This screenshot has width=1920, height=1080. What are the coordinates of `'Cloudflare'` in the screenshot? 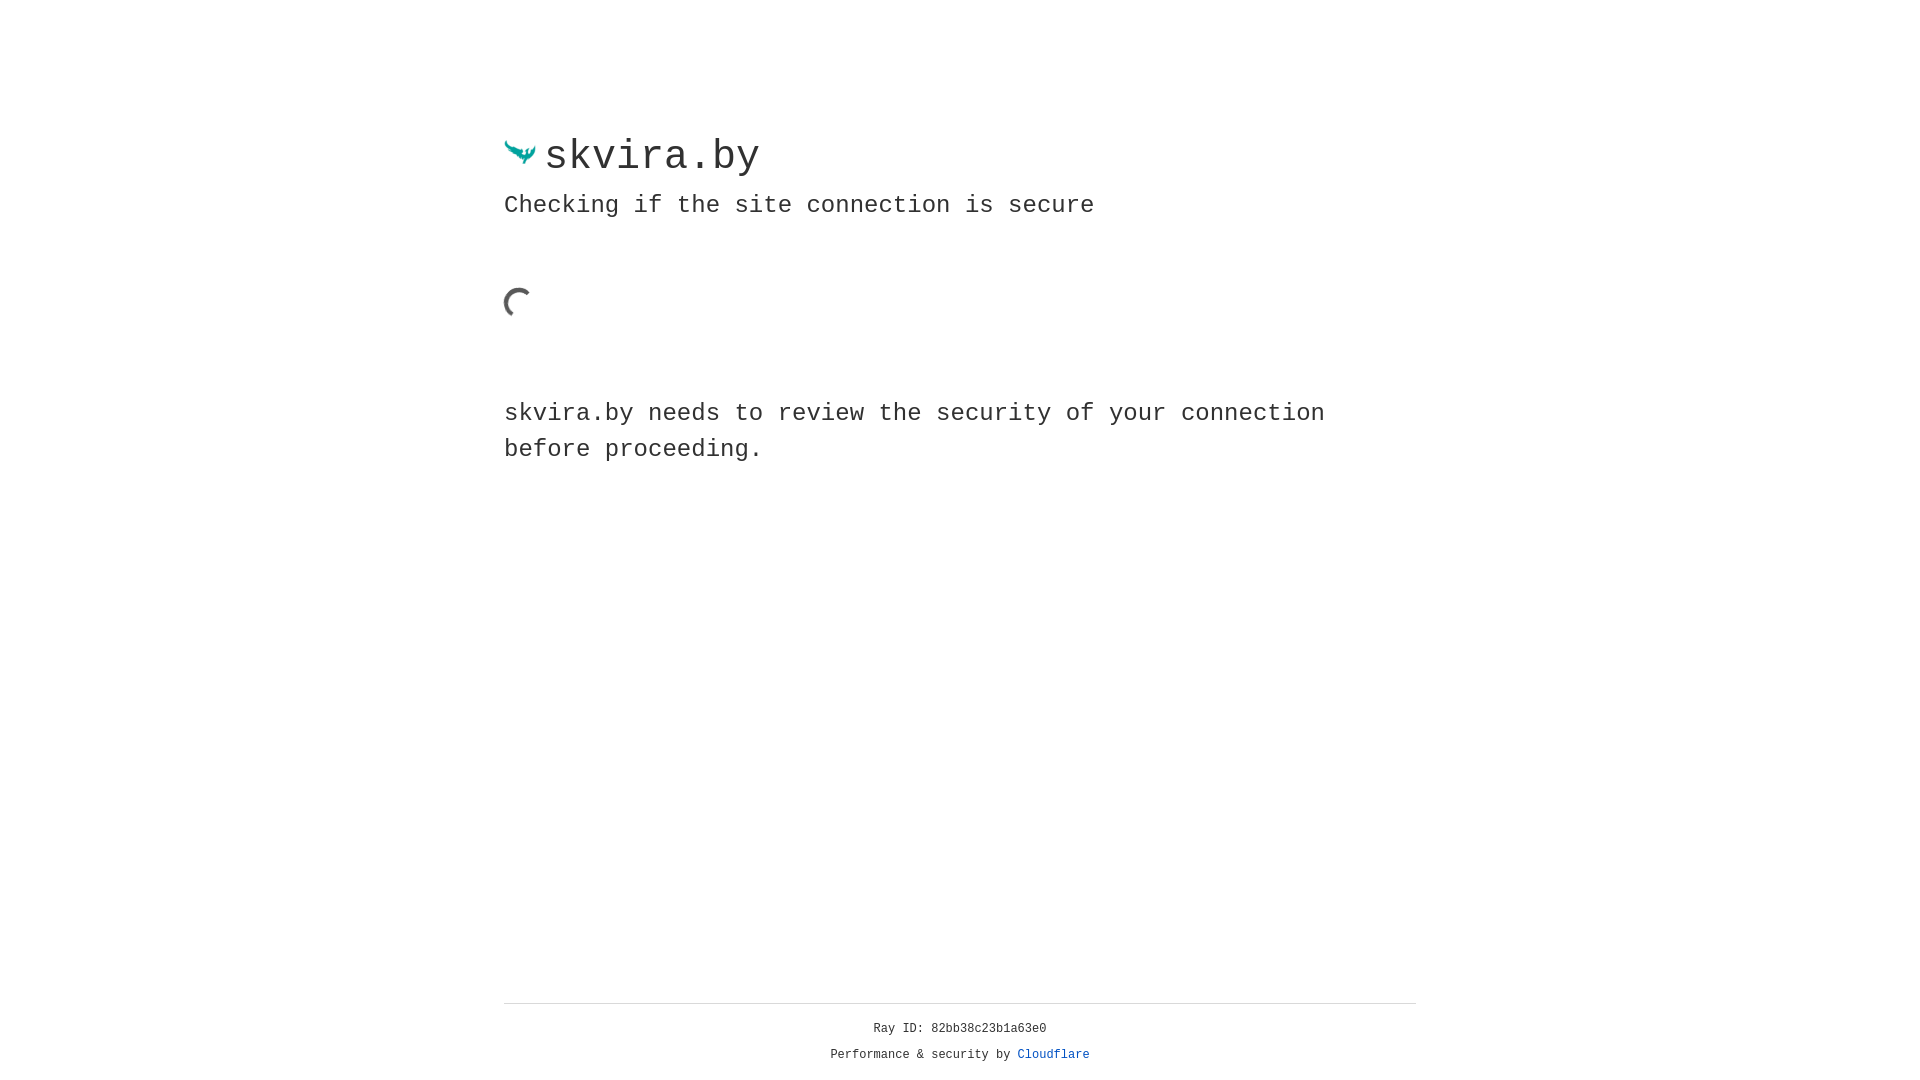 It's located at (1017, 1054).